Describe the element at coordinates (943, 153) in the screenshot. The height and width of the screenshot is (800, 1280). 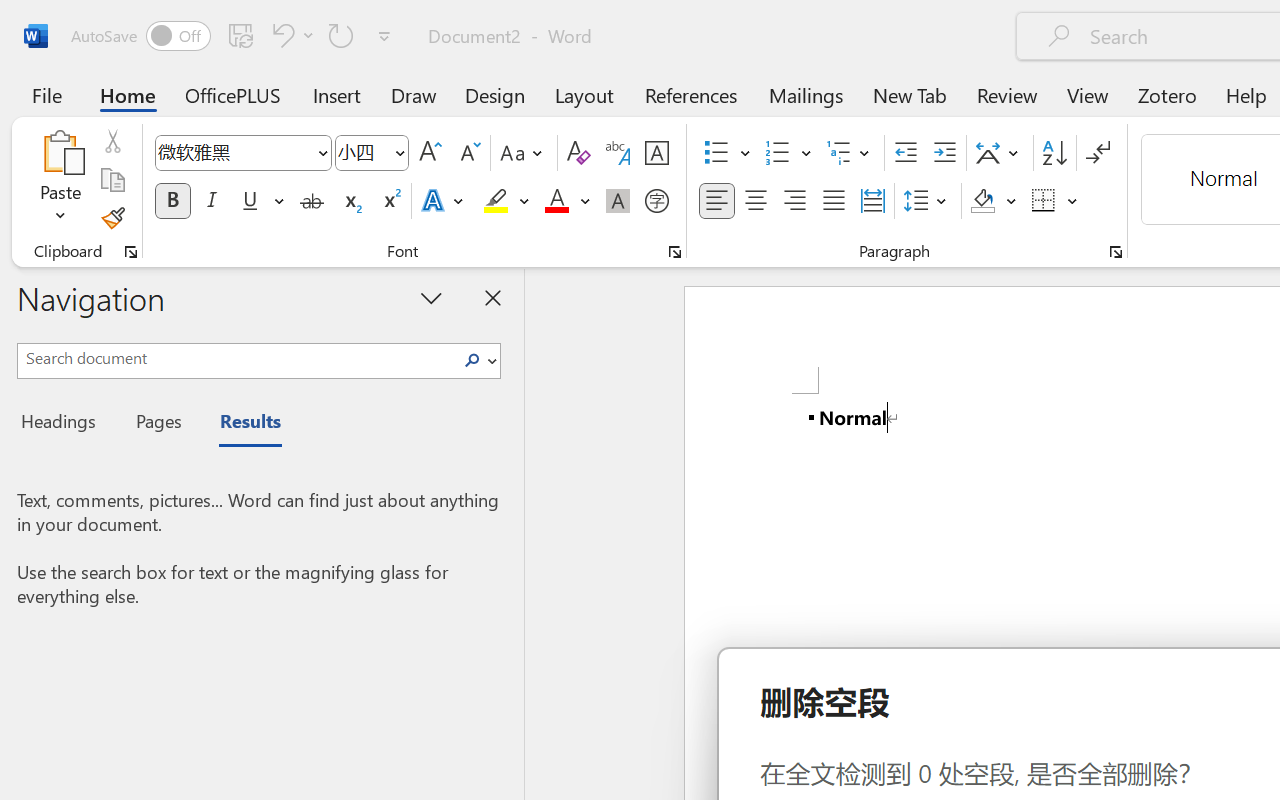
I see `'Increase Indent'` at that location.